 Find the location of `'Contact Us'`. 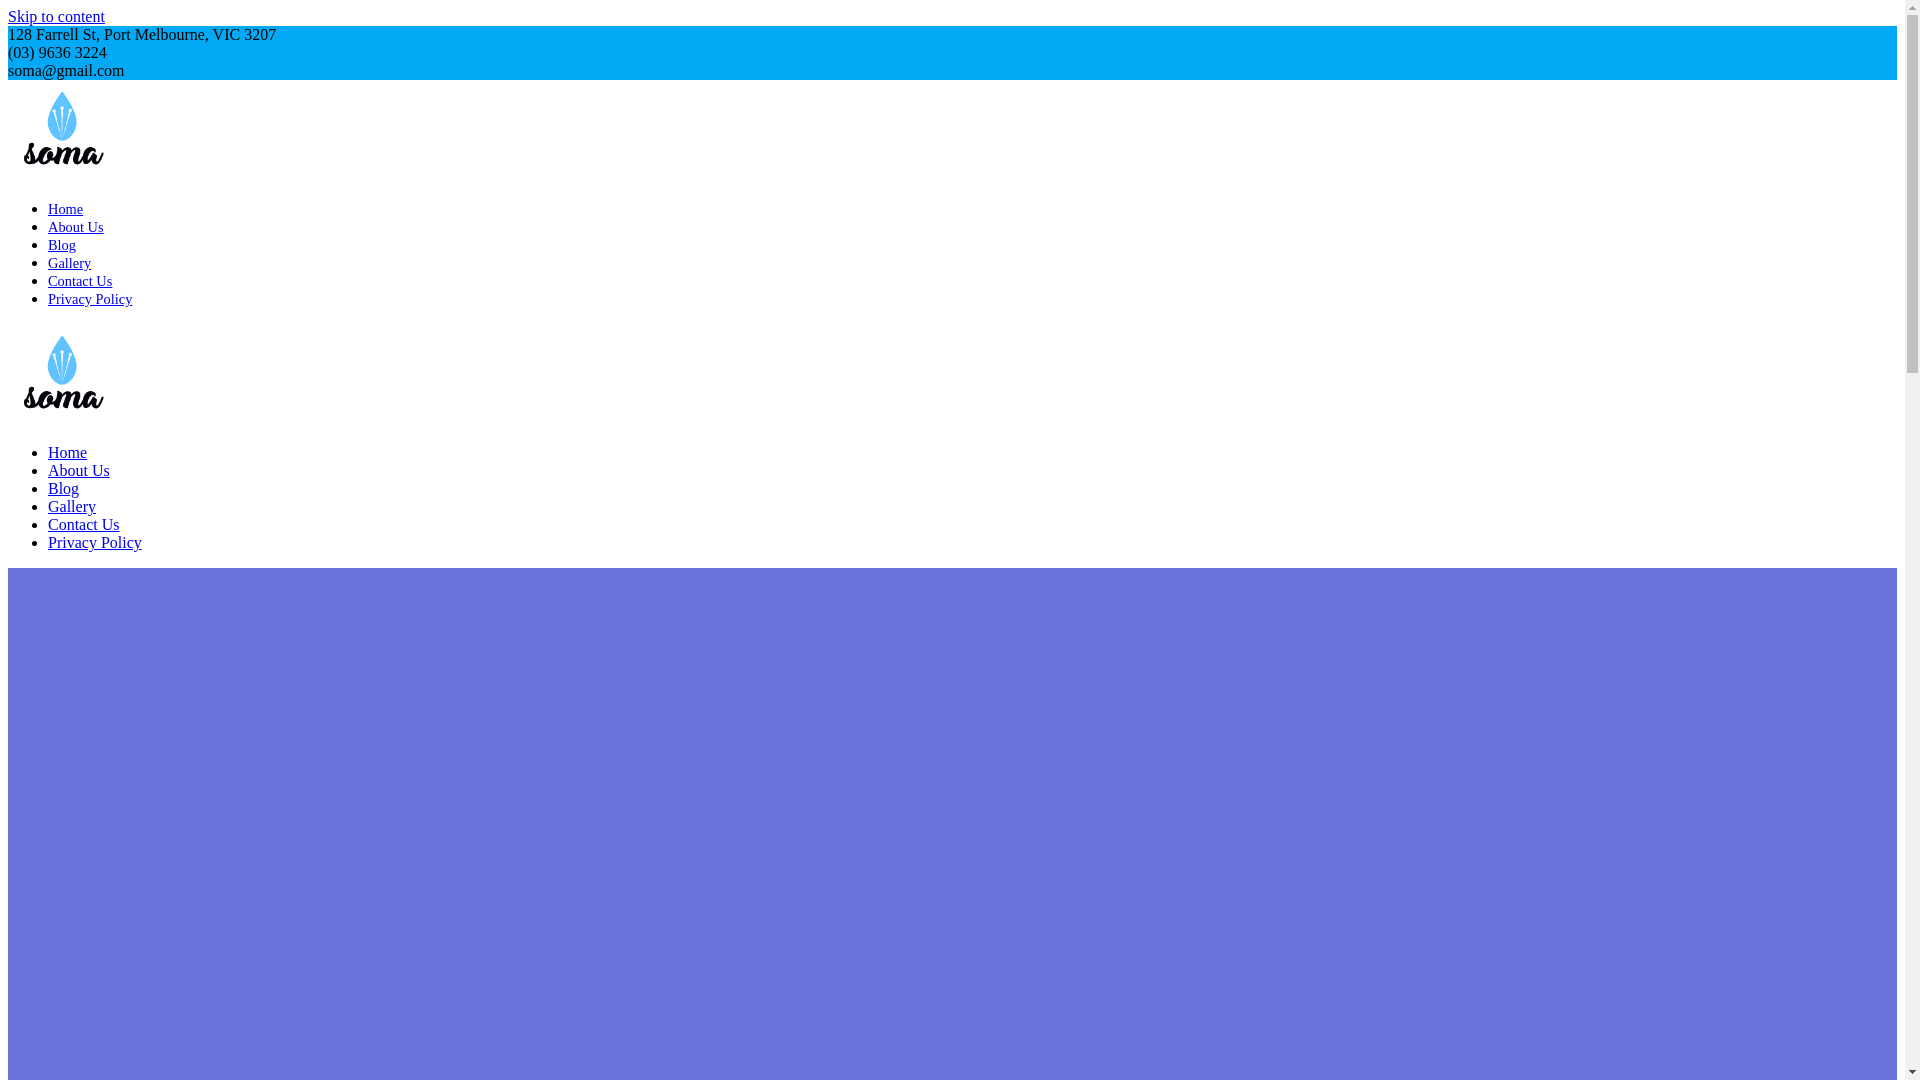

'Contact Us' is located at coordinates (80, 281).